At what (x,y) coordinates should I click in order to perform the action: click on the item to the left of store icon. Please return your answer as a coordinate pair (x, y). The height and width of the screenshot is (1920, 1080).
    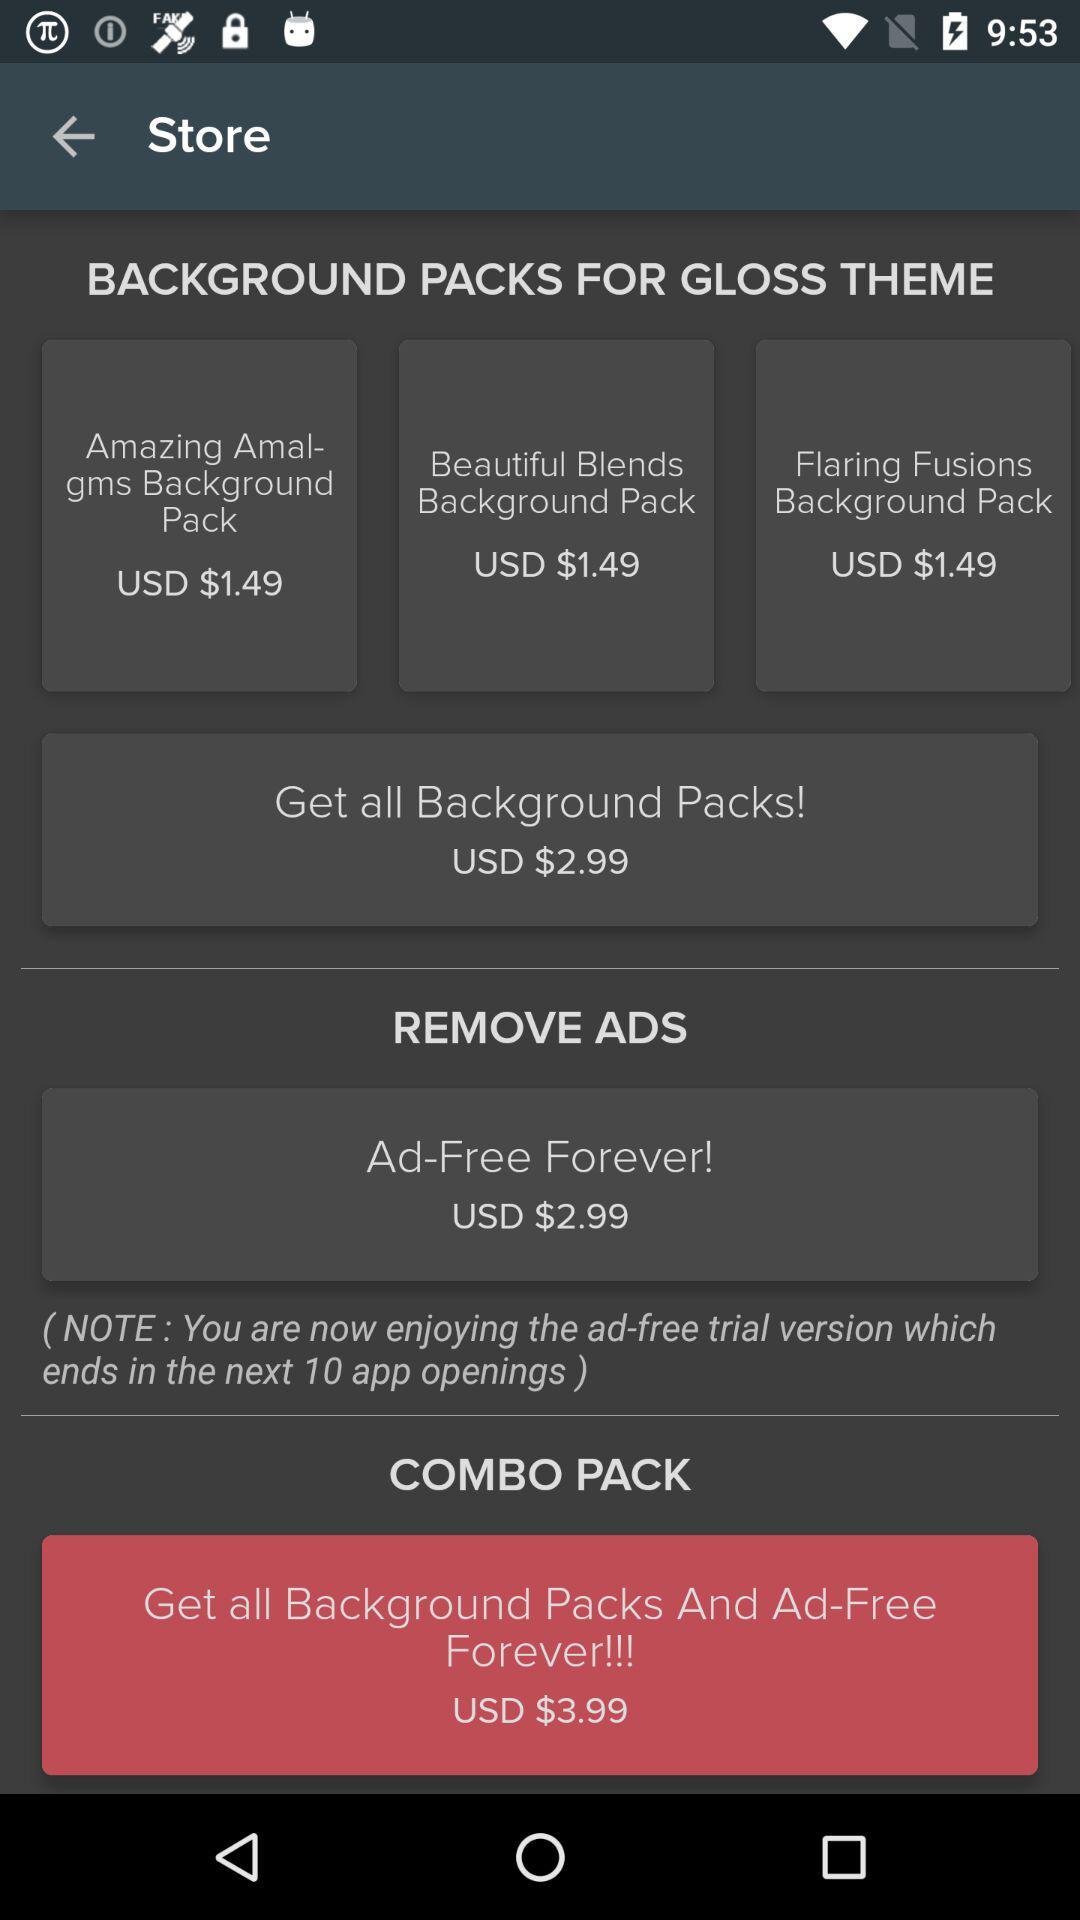
    Looking at the image, I should click on (72, 135).